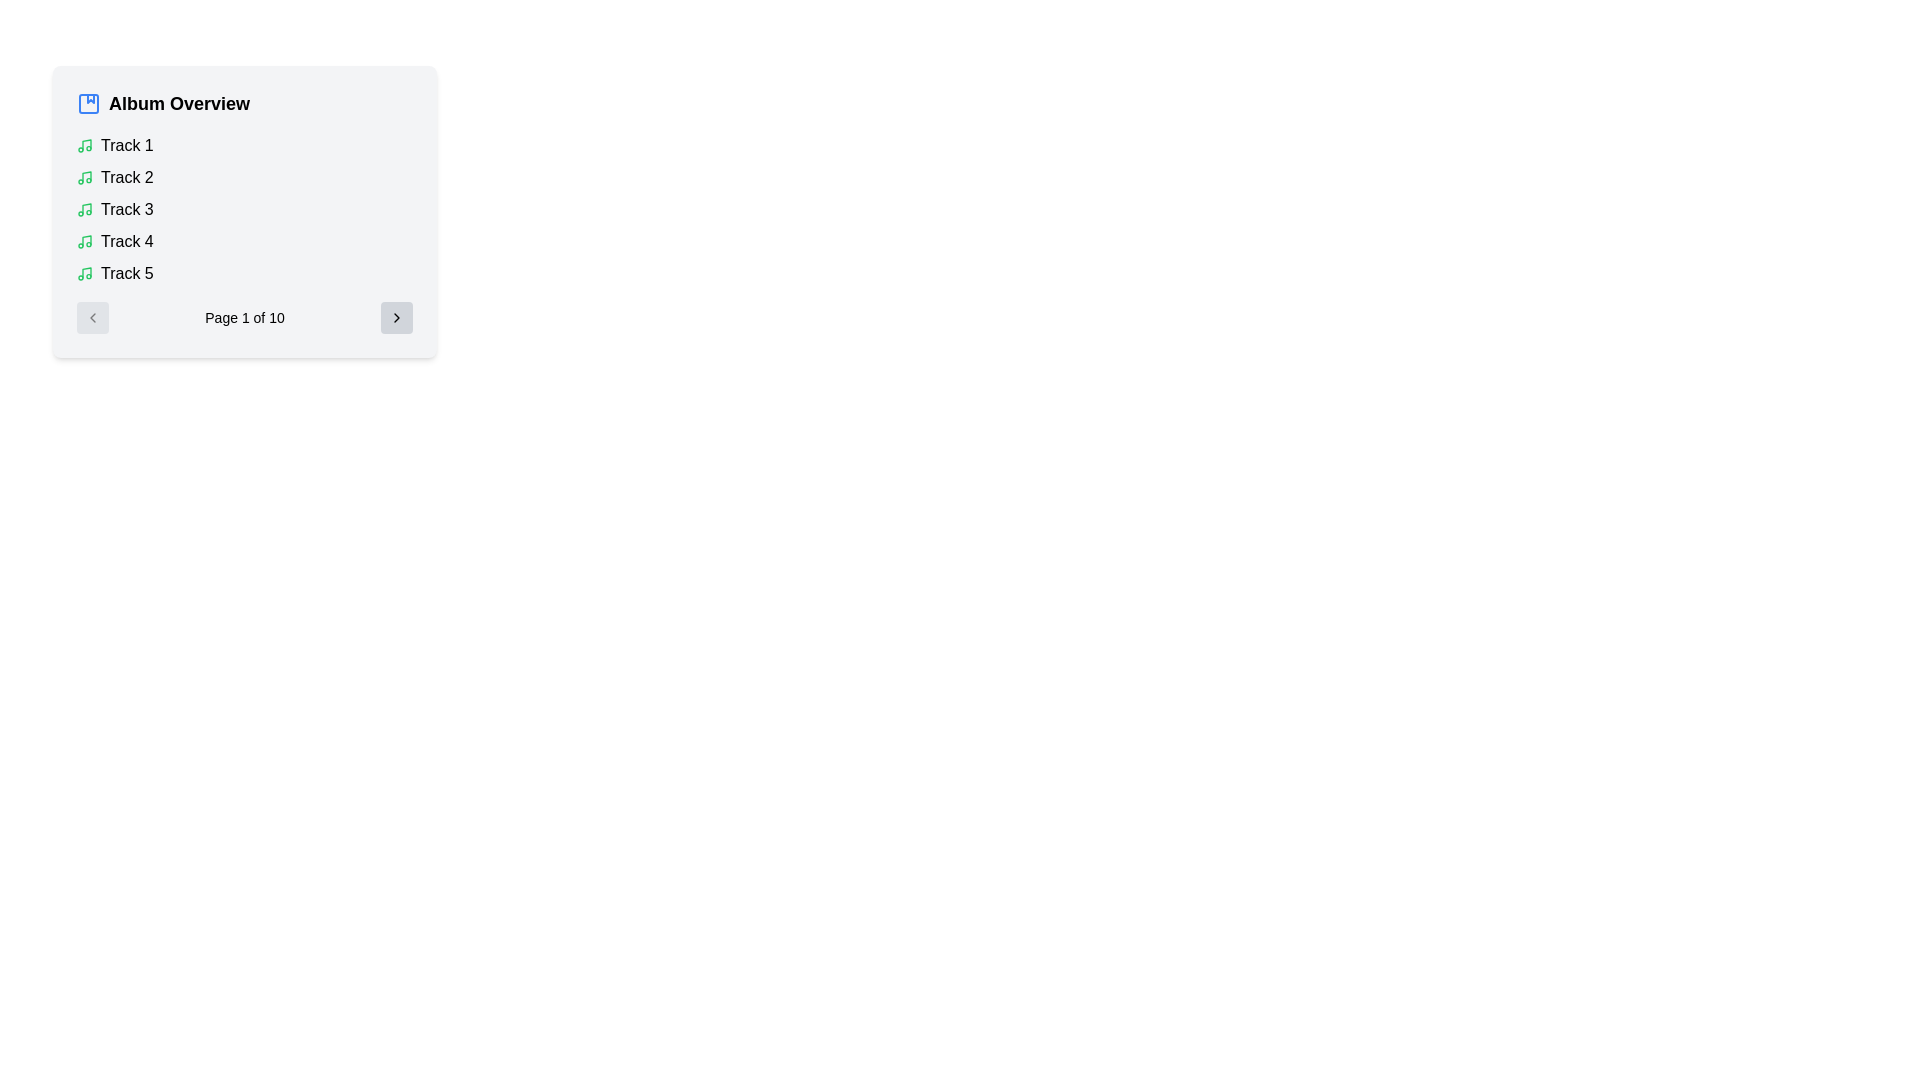  What do you see at coordinates (84, 241) in the screenshot?
I see `the green musical note icon located to the left of the text 'Track 4' in the fourth row of the album track list` at bounding box center [84, 241].